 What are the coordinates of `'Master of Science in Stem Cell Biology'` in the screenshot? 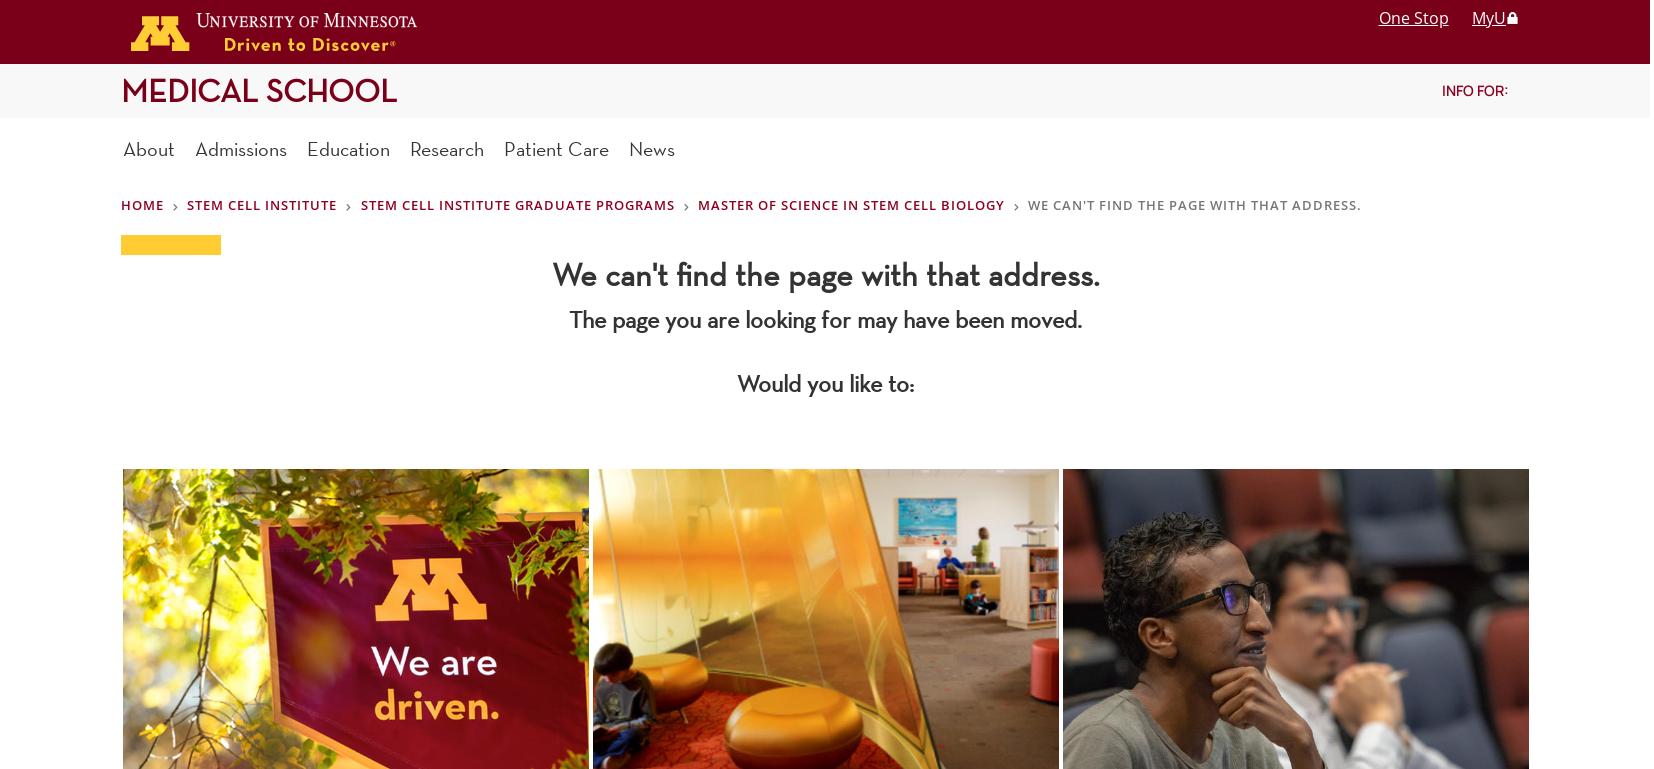 It's located at (849, 203).